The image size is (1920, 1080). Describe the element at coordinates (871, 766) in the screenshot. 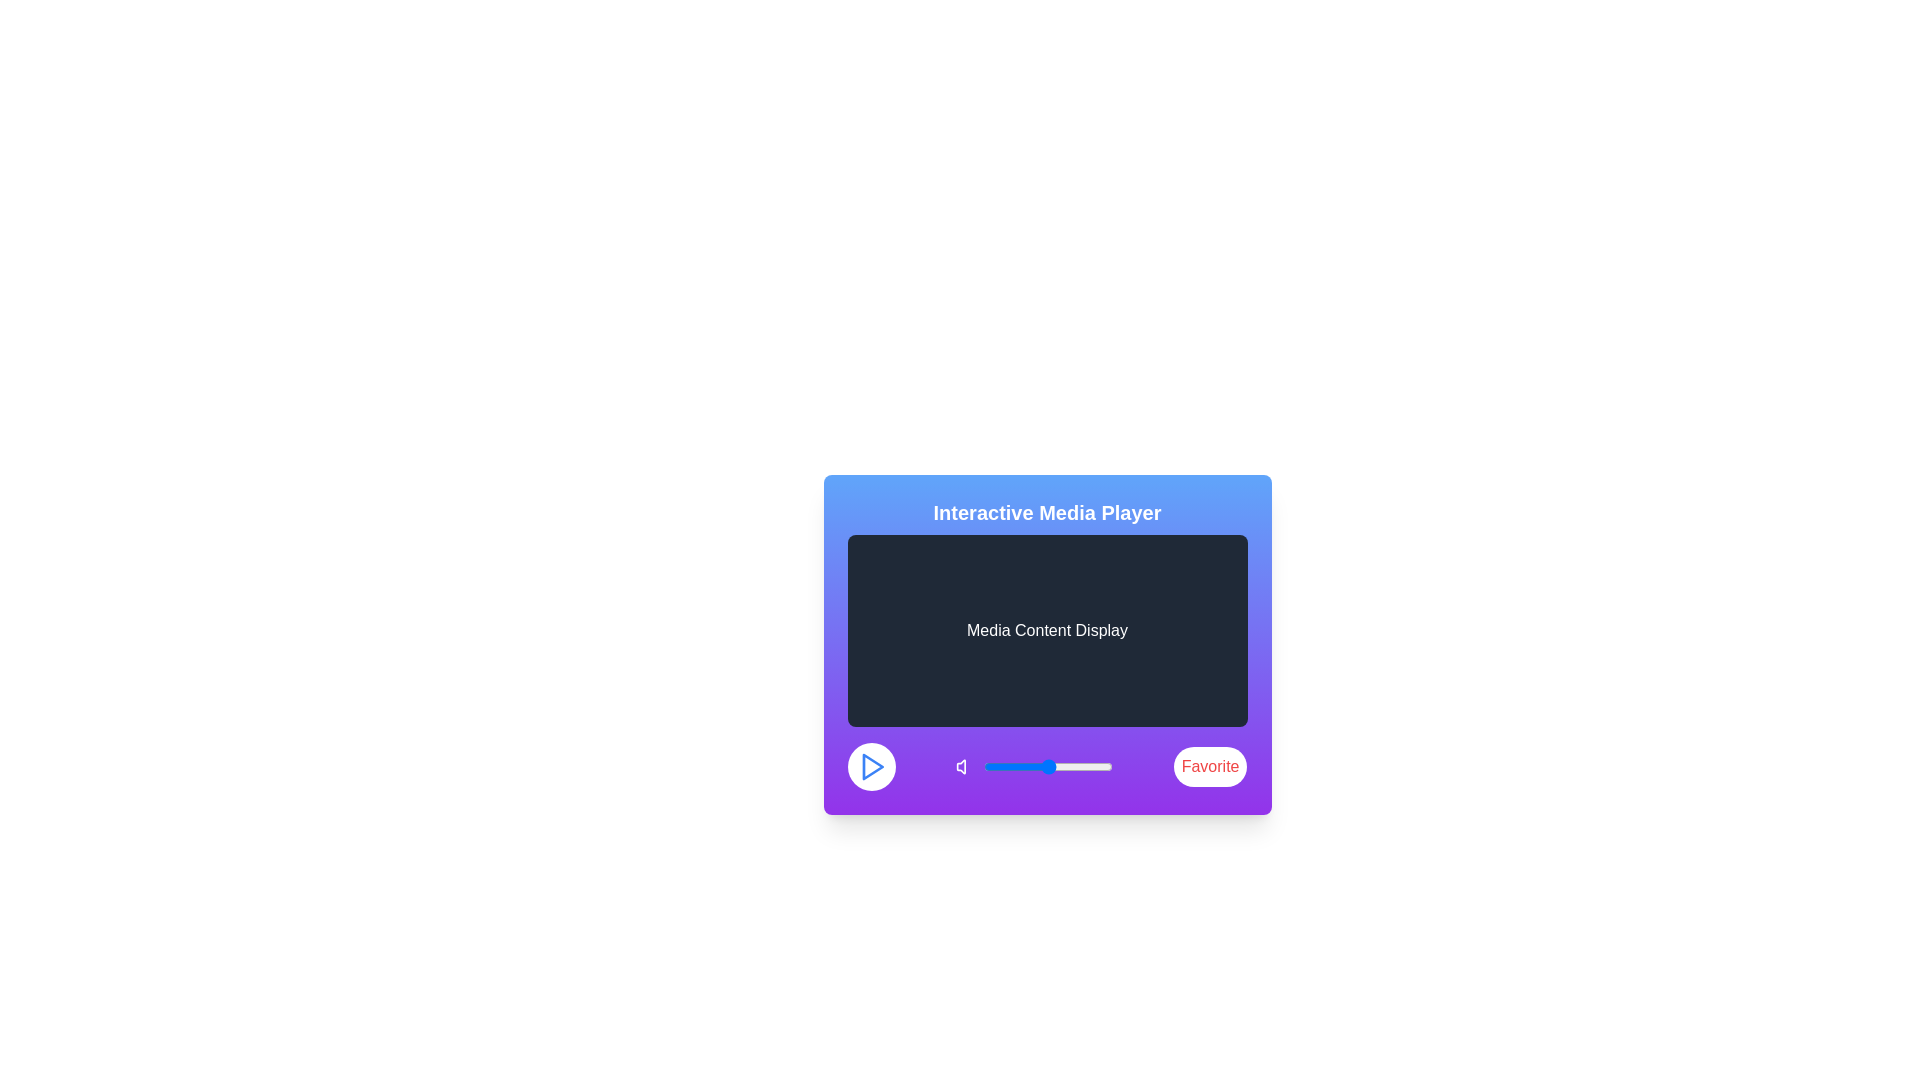

I see `the circular play button with a triangular blue icon at the center, located at the bottom-left corner of the media player interface, to change its background color to light gray` at that location.